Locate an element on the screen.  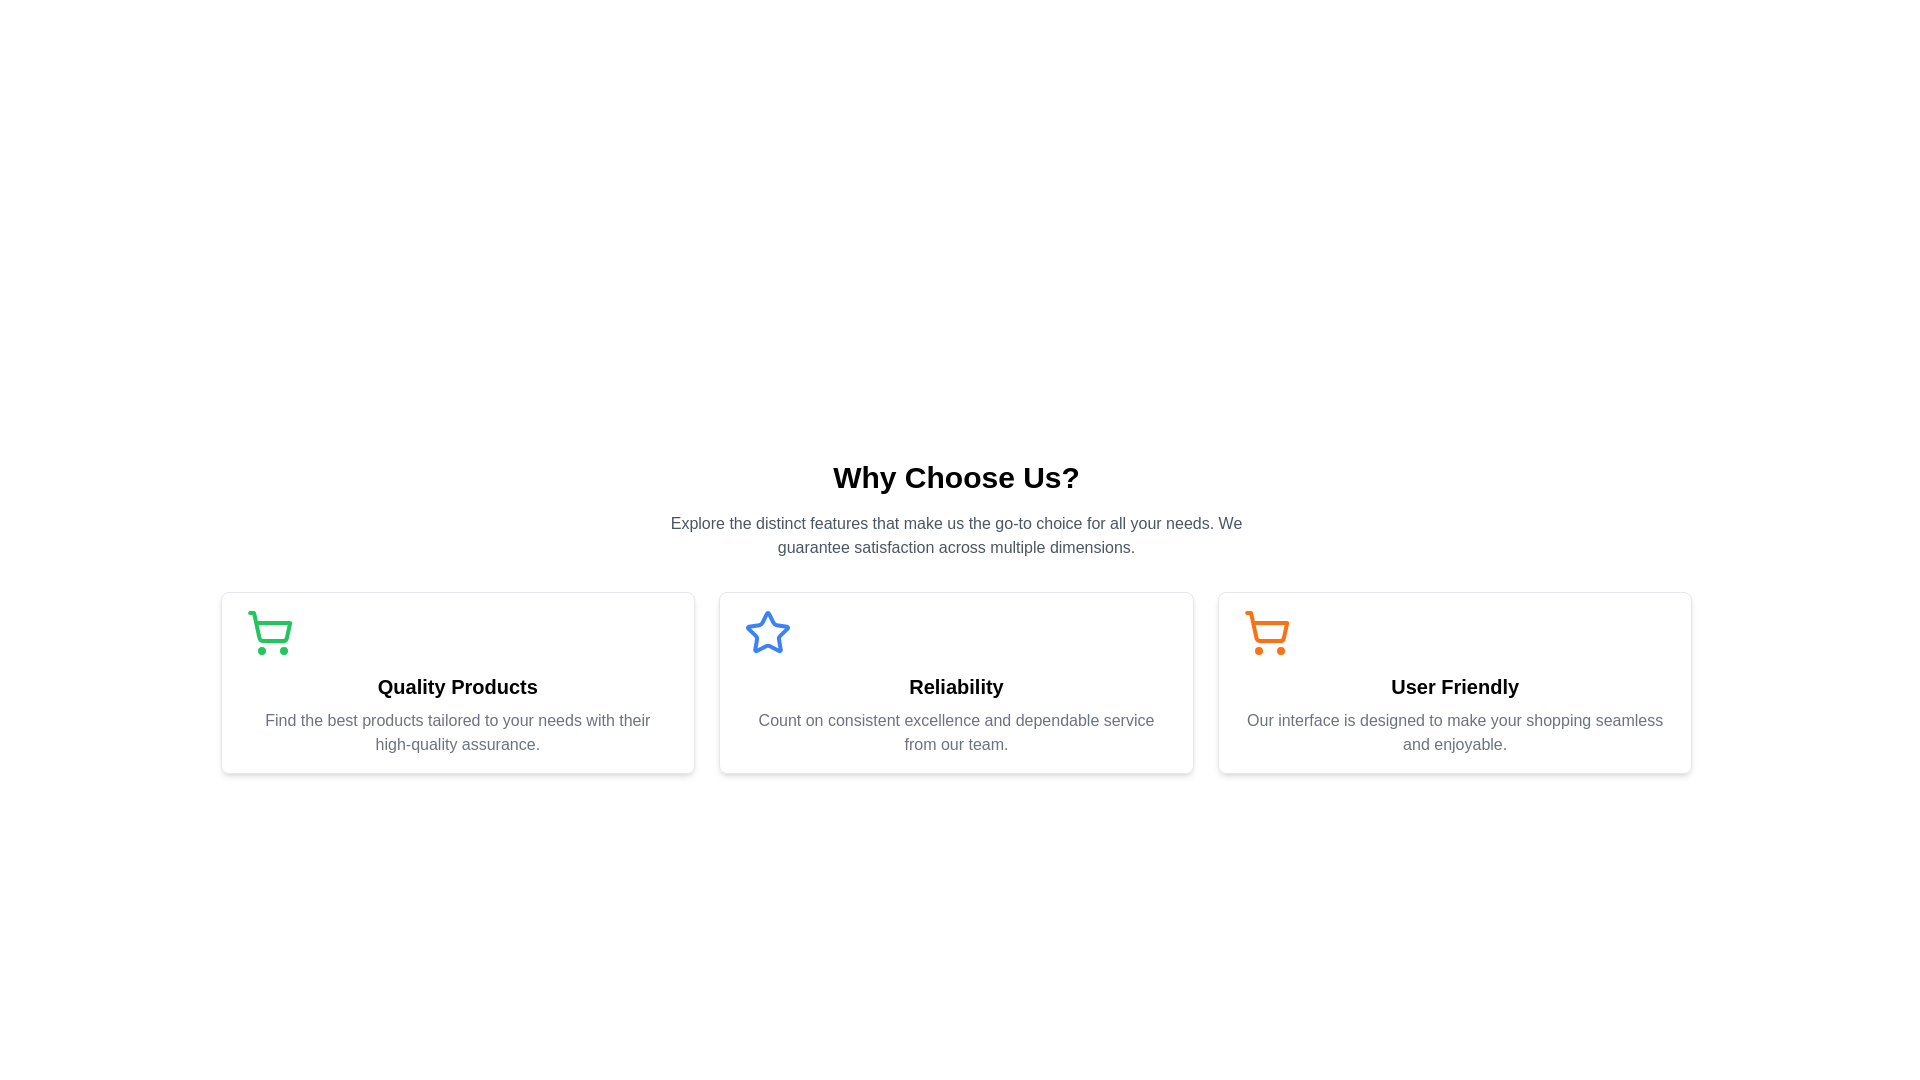
static text block containing the message: 'Explore the distinct features that make us the go-to choice for all your needs. We guarantee satisfaction across multiple dimensions.' which is styled in gray and located below the heading 'Why Choose Us?' is located at coordinates (955, 535).